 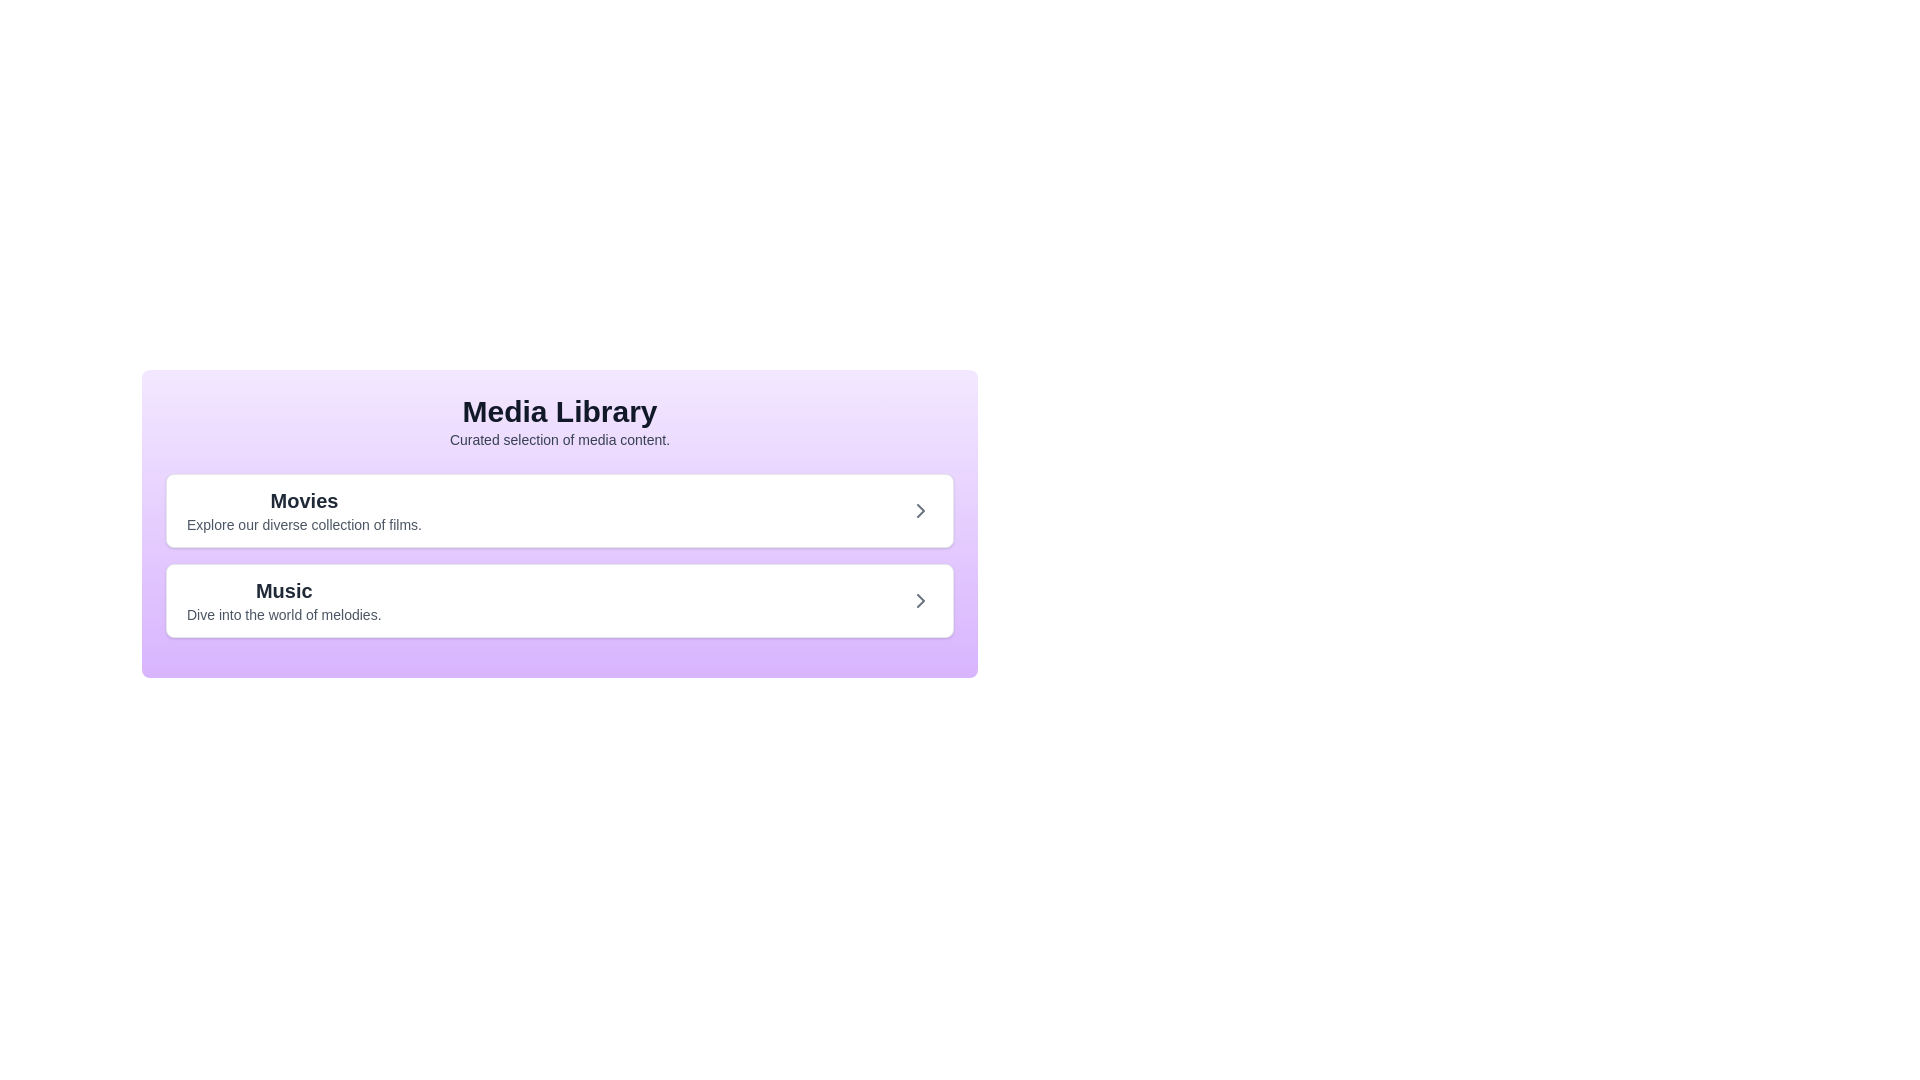 I want to click on the chevron icon on the far-right end of the 'Music' item, so click(x=920, y=600).